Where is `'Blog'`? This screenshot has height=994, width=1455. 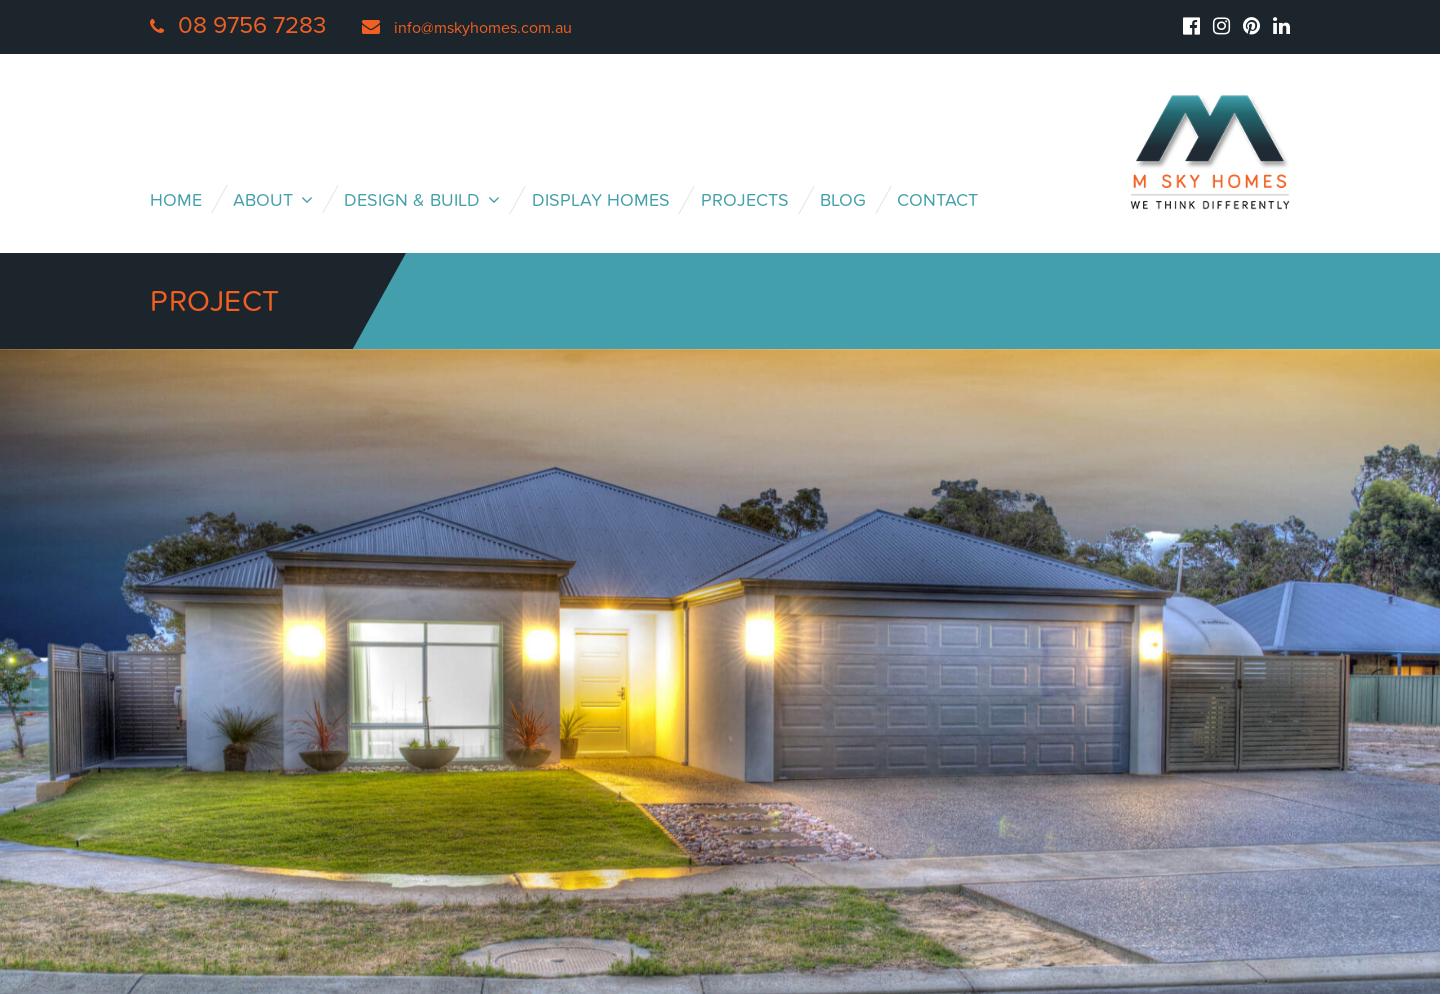 'Blog' is located at coordinates (841, 199).